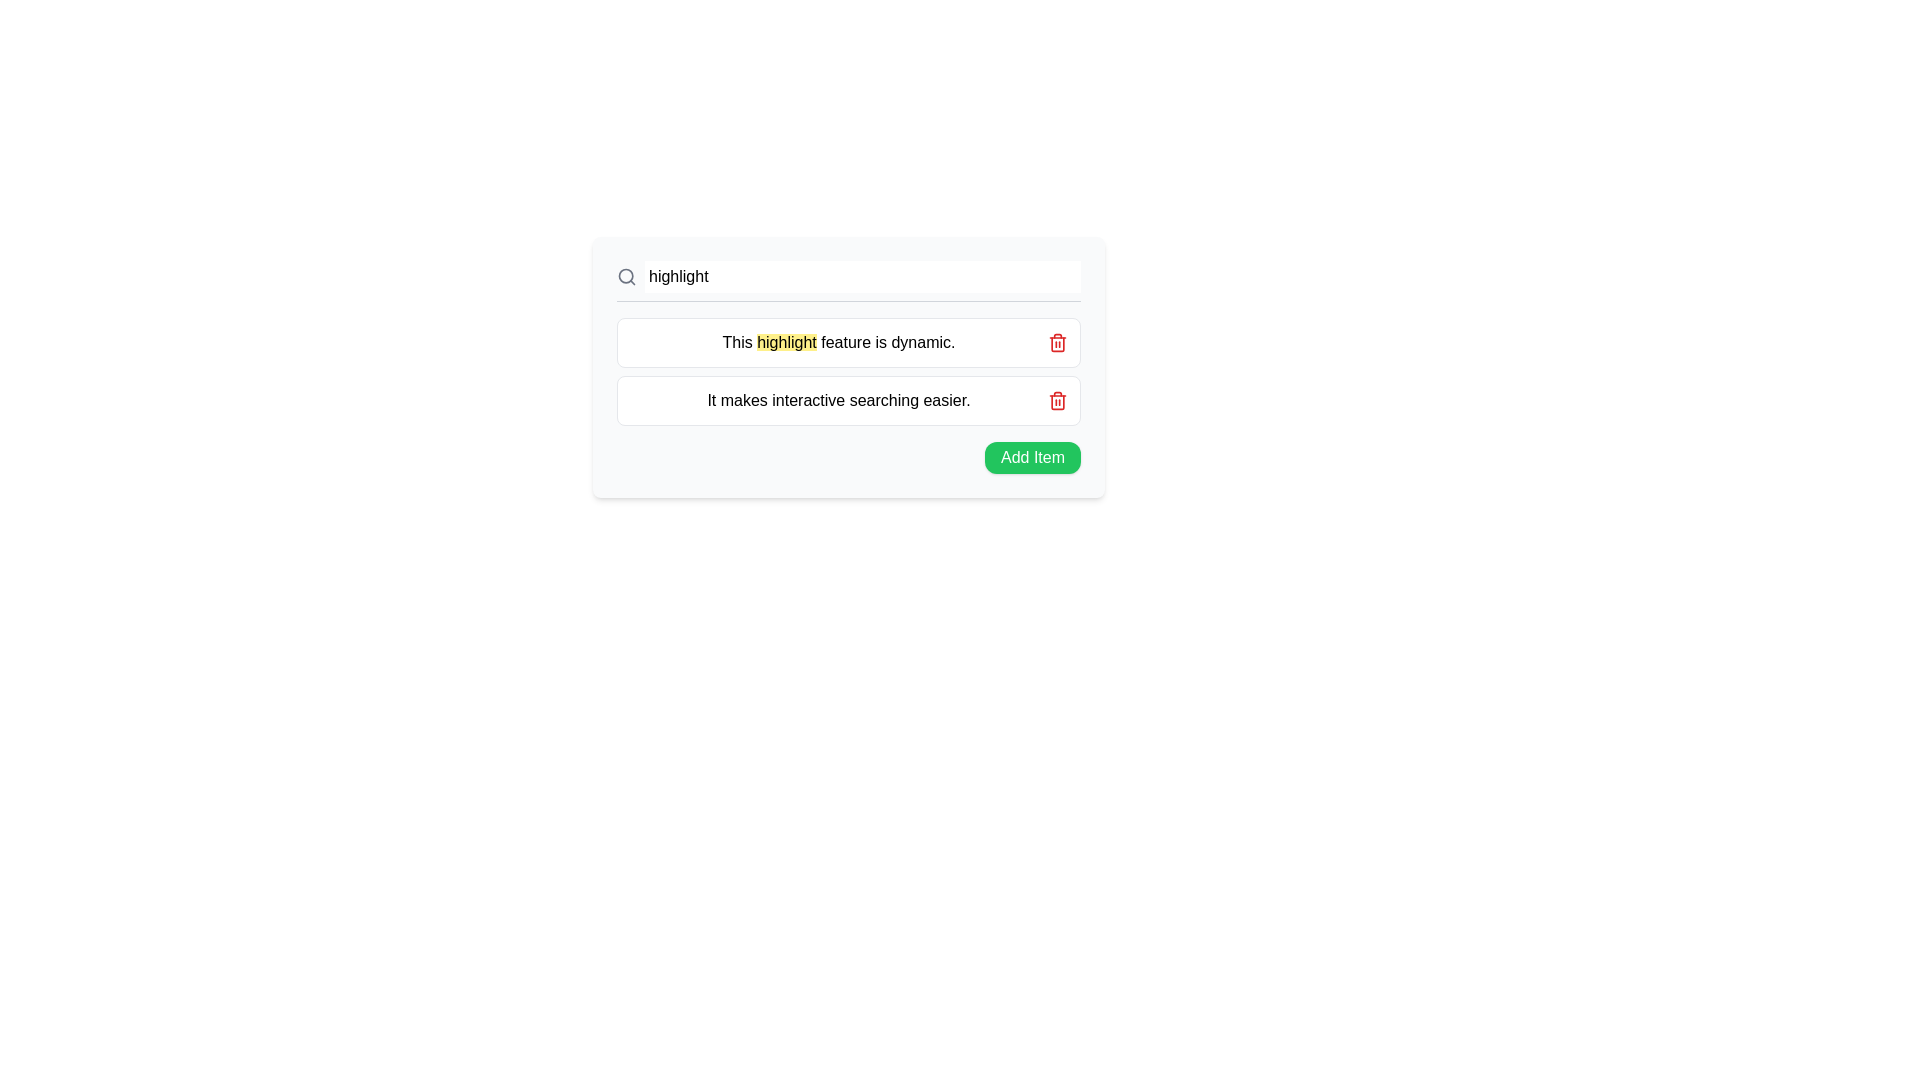 This screenshot has height=1080, width=1920. What do you see at coordinates (863, 277) in the screenshot?
I see `the text 'highlight' in the text input box with the placeholder 'Type to search and highlight', located at the center of the top interface` at bounding box center [863, 277].